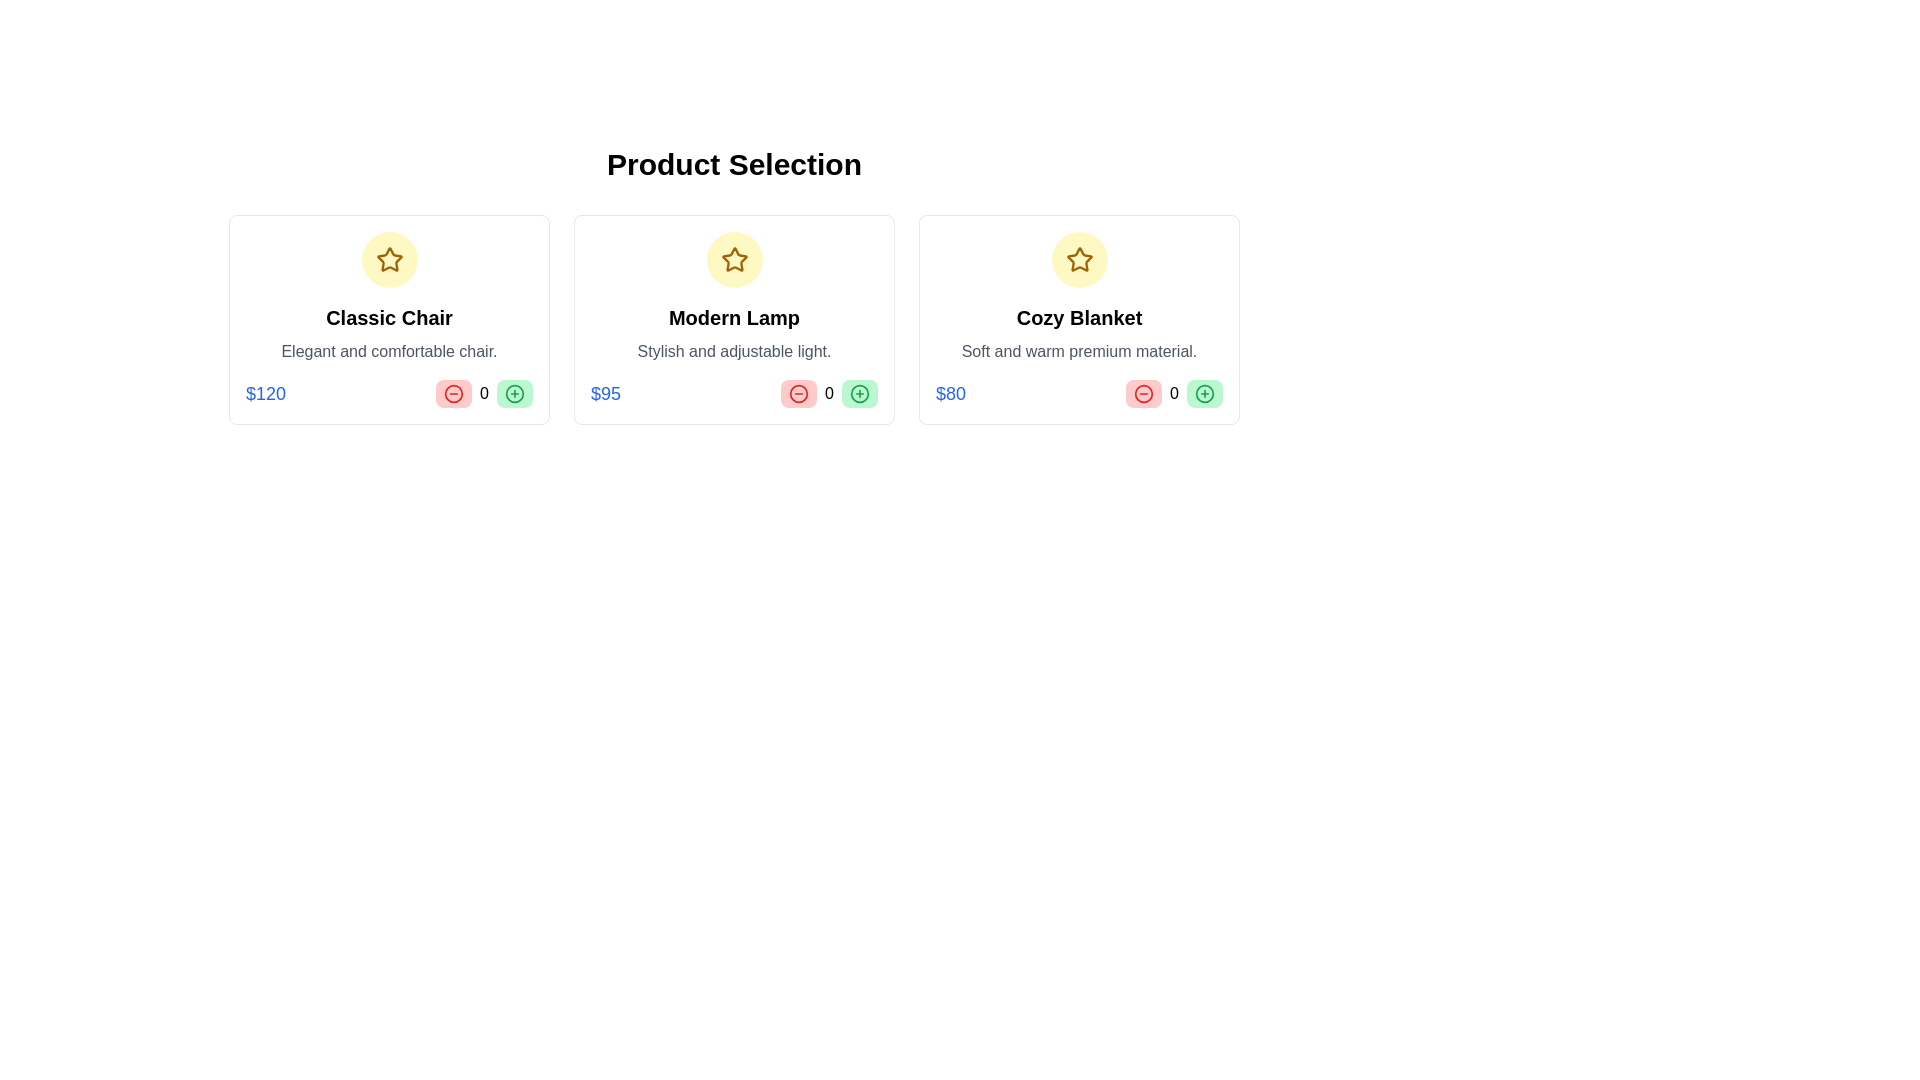 Image resolution: width=1920 pixels, height=1080 pixels. Describe the element at coordinates (829, 393) in the screenshot. I see `numeric value displayed in the text label showing '0' for the 'Modern Lamp' product in the selection grid, located between the red minus and green plus buttons` at that location.